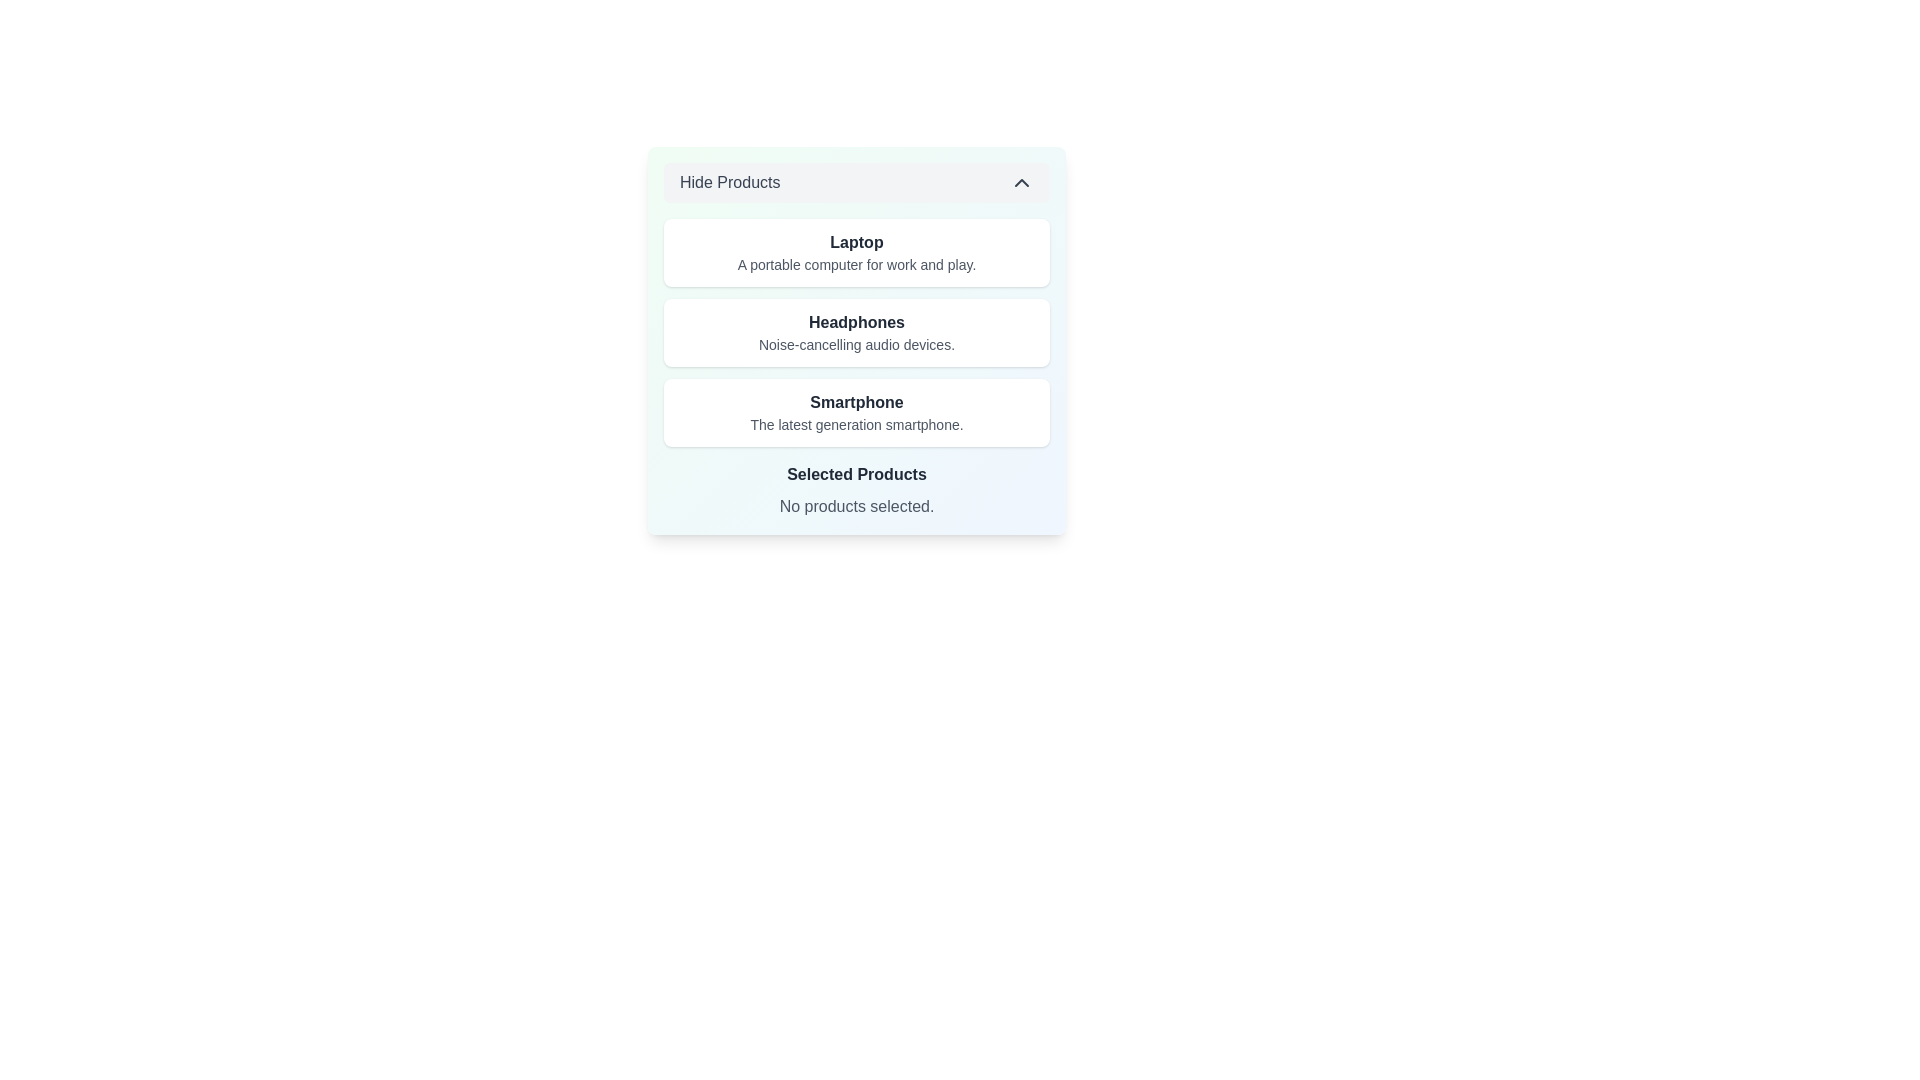 Image resolution: width=1920 pixels, height=1080 pixels. What do you see at coordinates (857, 505) in the screenshot?
I see `the text label that informs the user there are no selected products currently, located directly below the 'Selected Products' text` at bounding box center [857, 505].